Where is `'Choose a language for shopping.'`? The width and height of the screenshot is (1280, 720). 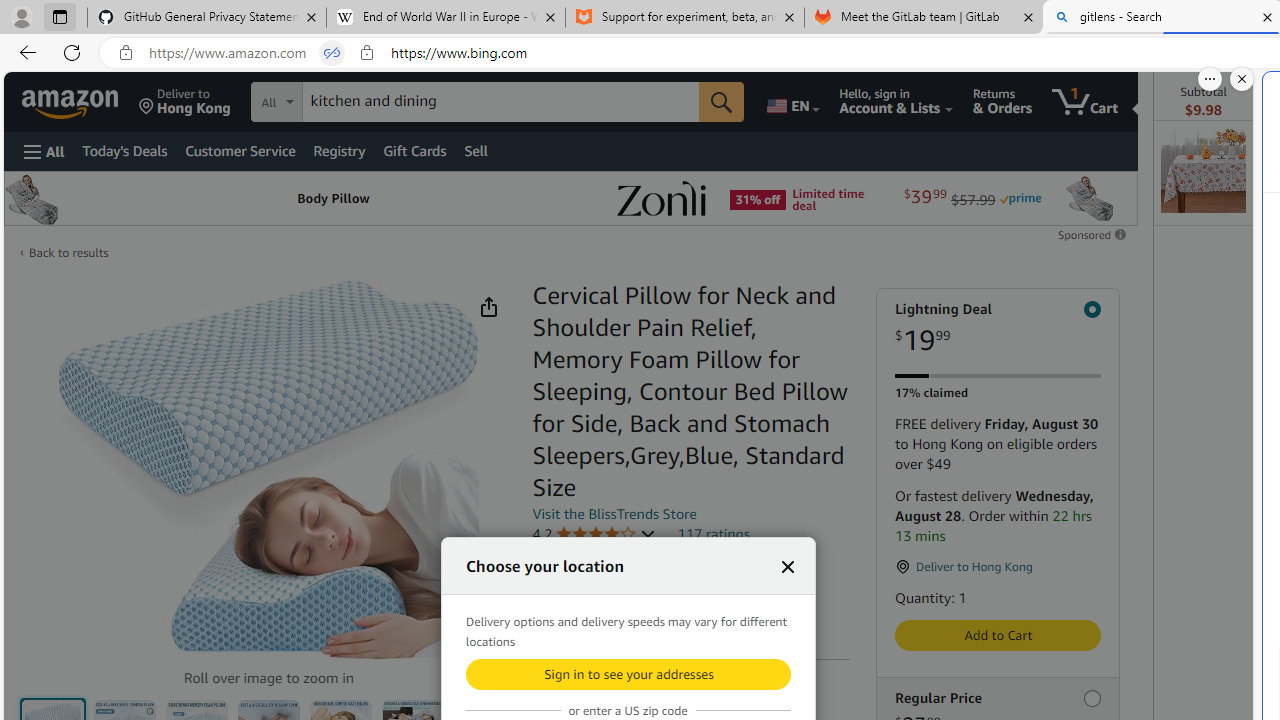 'Choose a language for shopping.' is located at coordinates (791, 101).